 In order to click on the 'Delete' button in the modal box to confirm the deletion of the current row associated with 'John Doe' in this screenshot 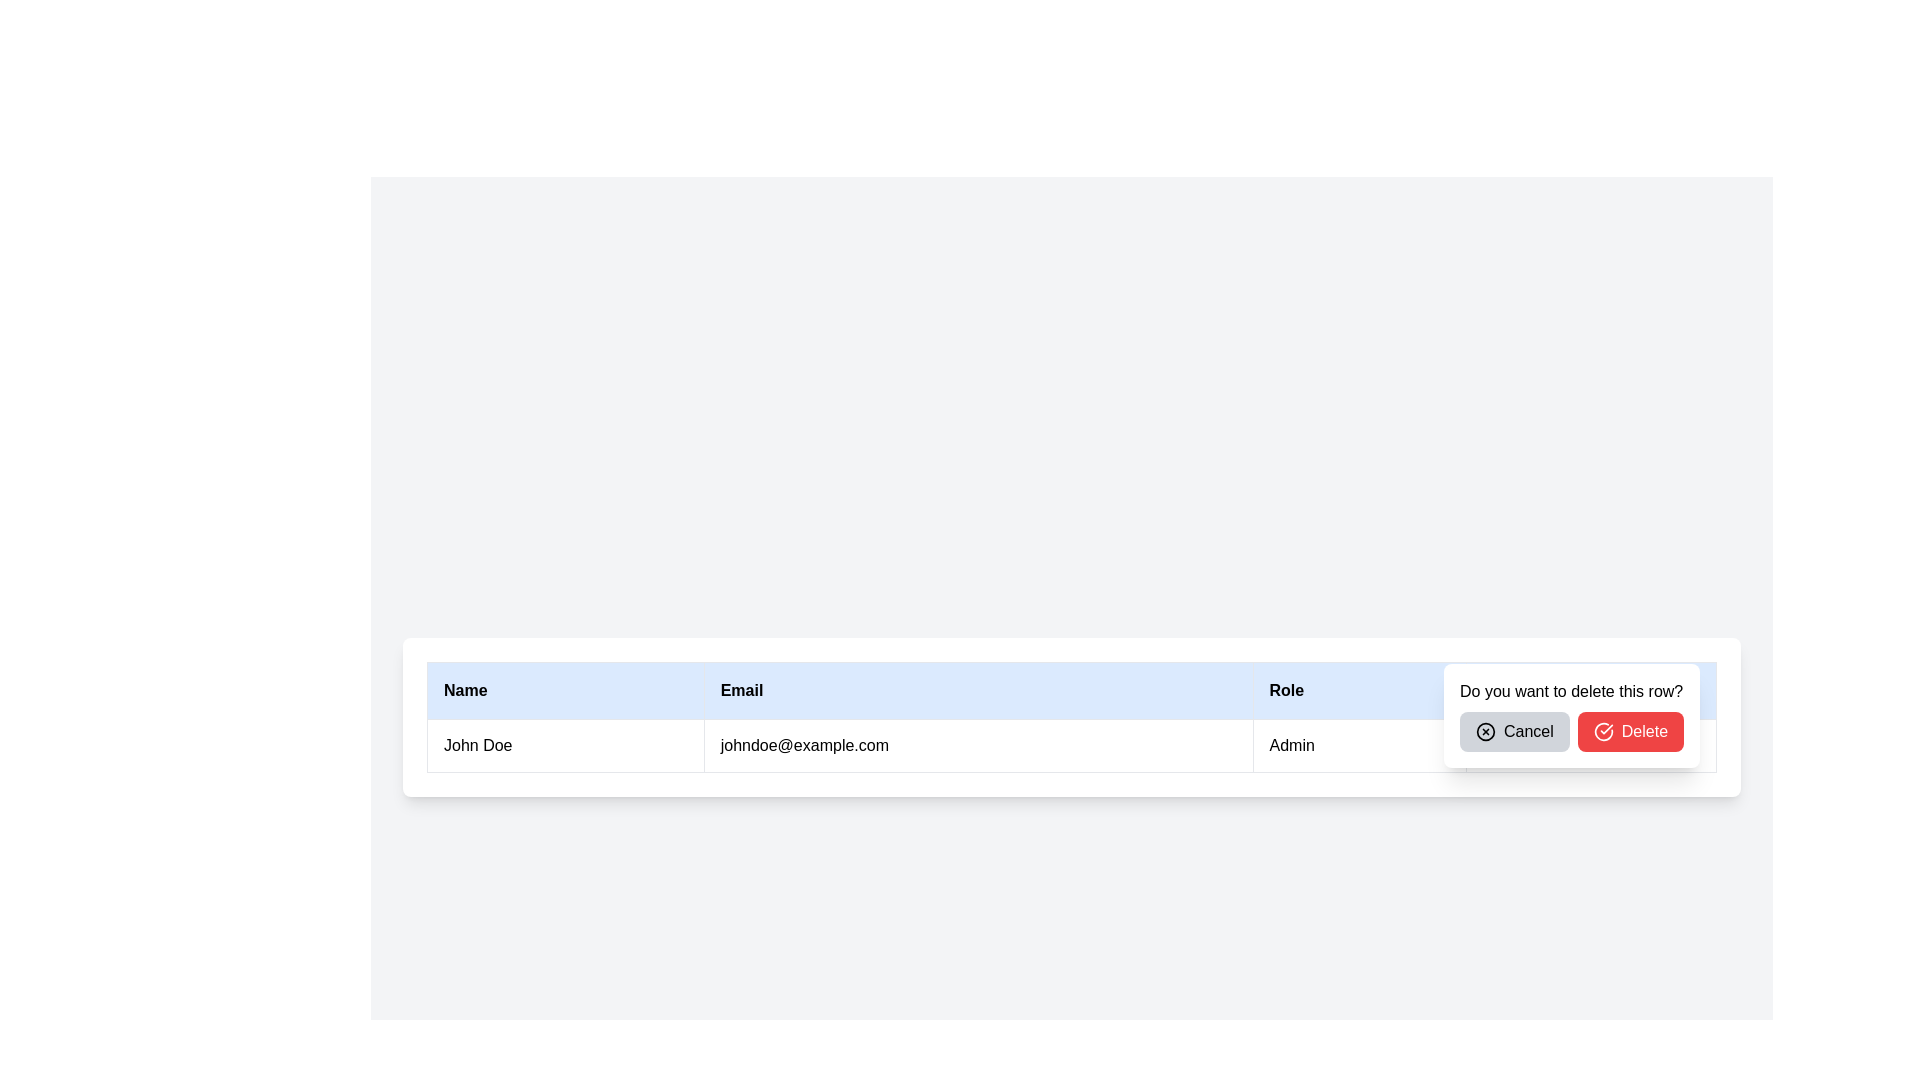, I will do `click(1589, 744)`.